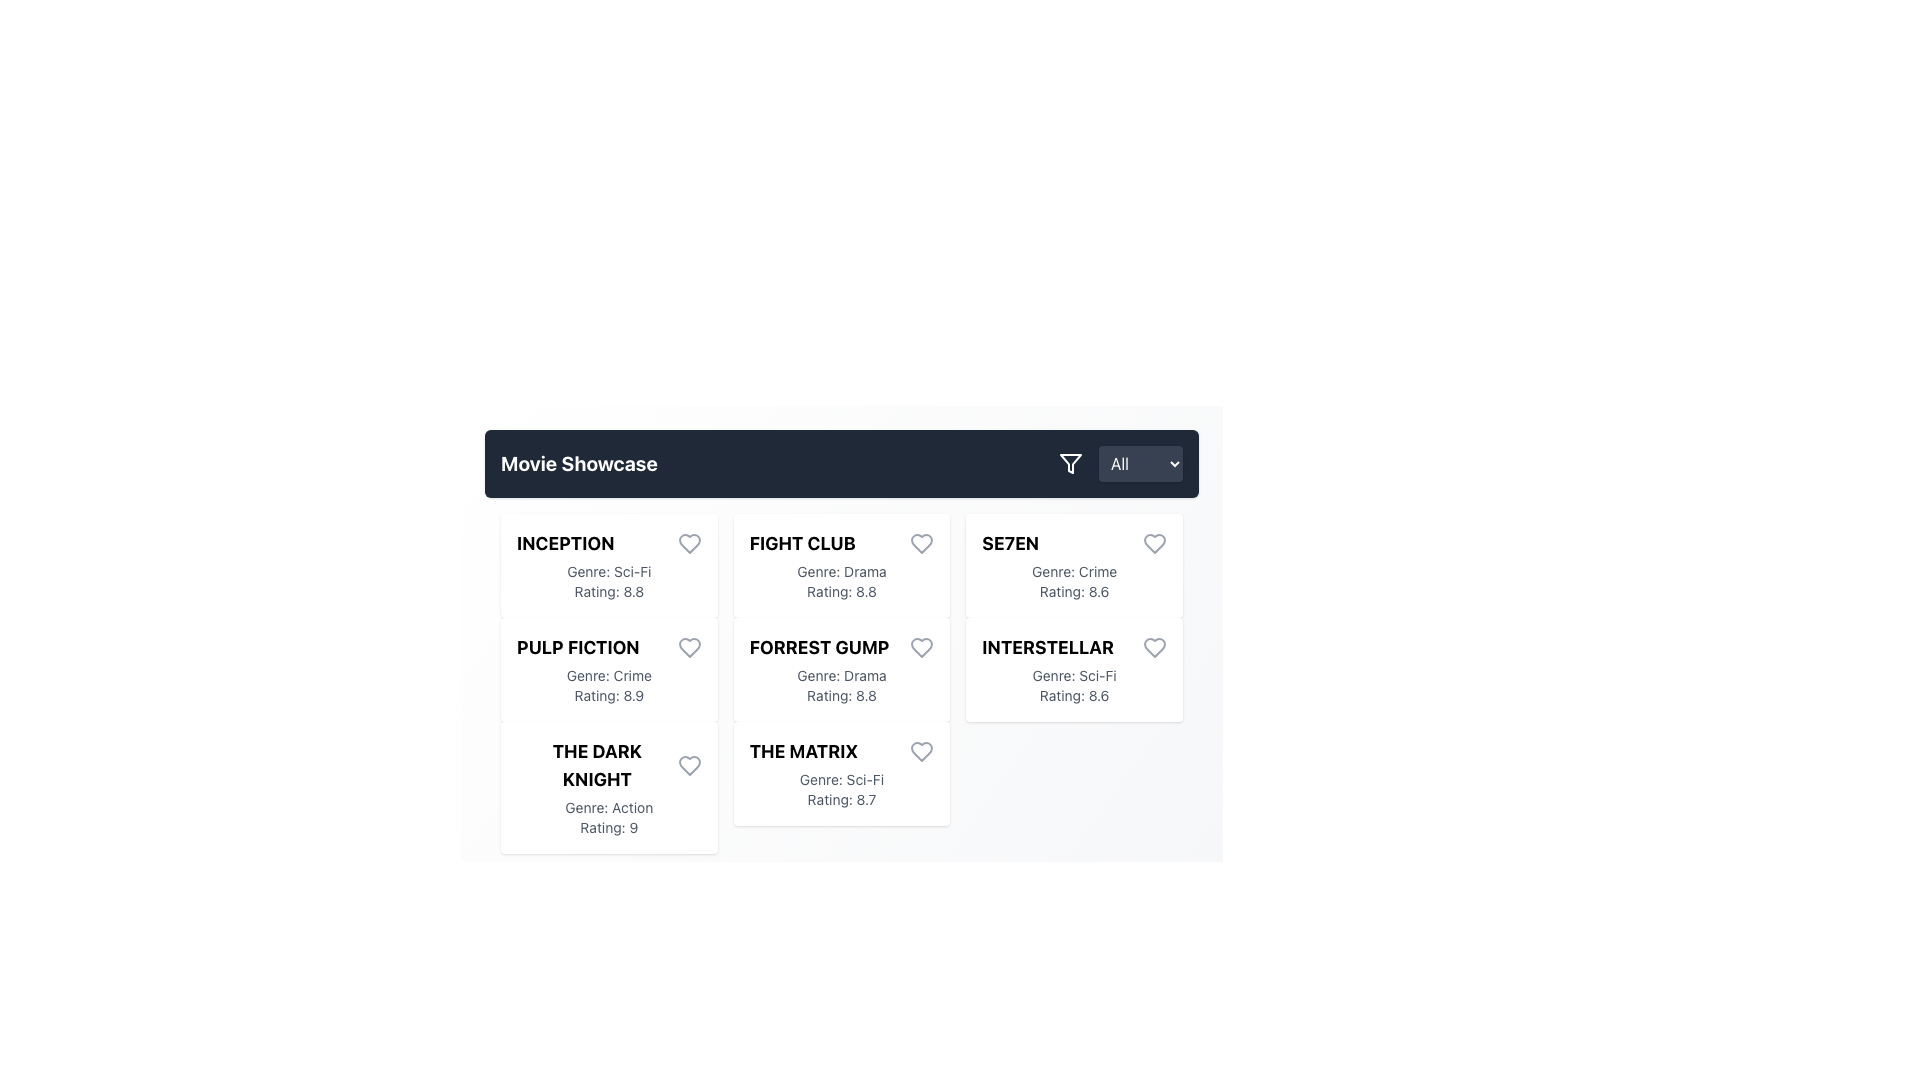  Describe the element at coordinates (921, 543) in the screenshot. I see `the 'favorite' or 'like' icon located in the top-right corner of the 'FIGHT CLUB' card in the Movie Showcase section` at that location.